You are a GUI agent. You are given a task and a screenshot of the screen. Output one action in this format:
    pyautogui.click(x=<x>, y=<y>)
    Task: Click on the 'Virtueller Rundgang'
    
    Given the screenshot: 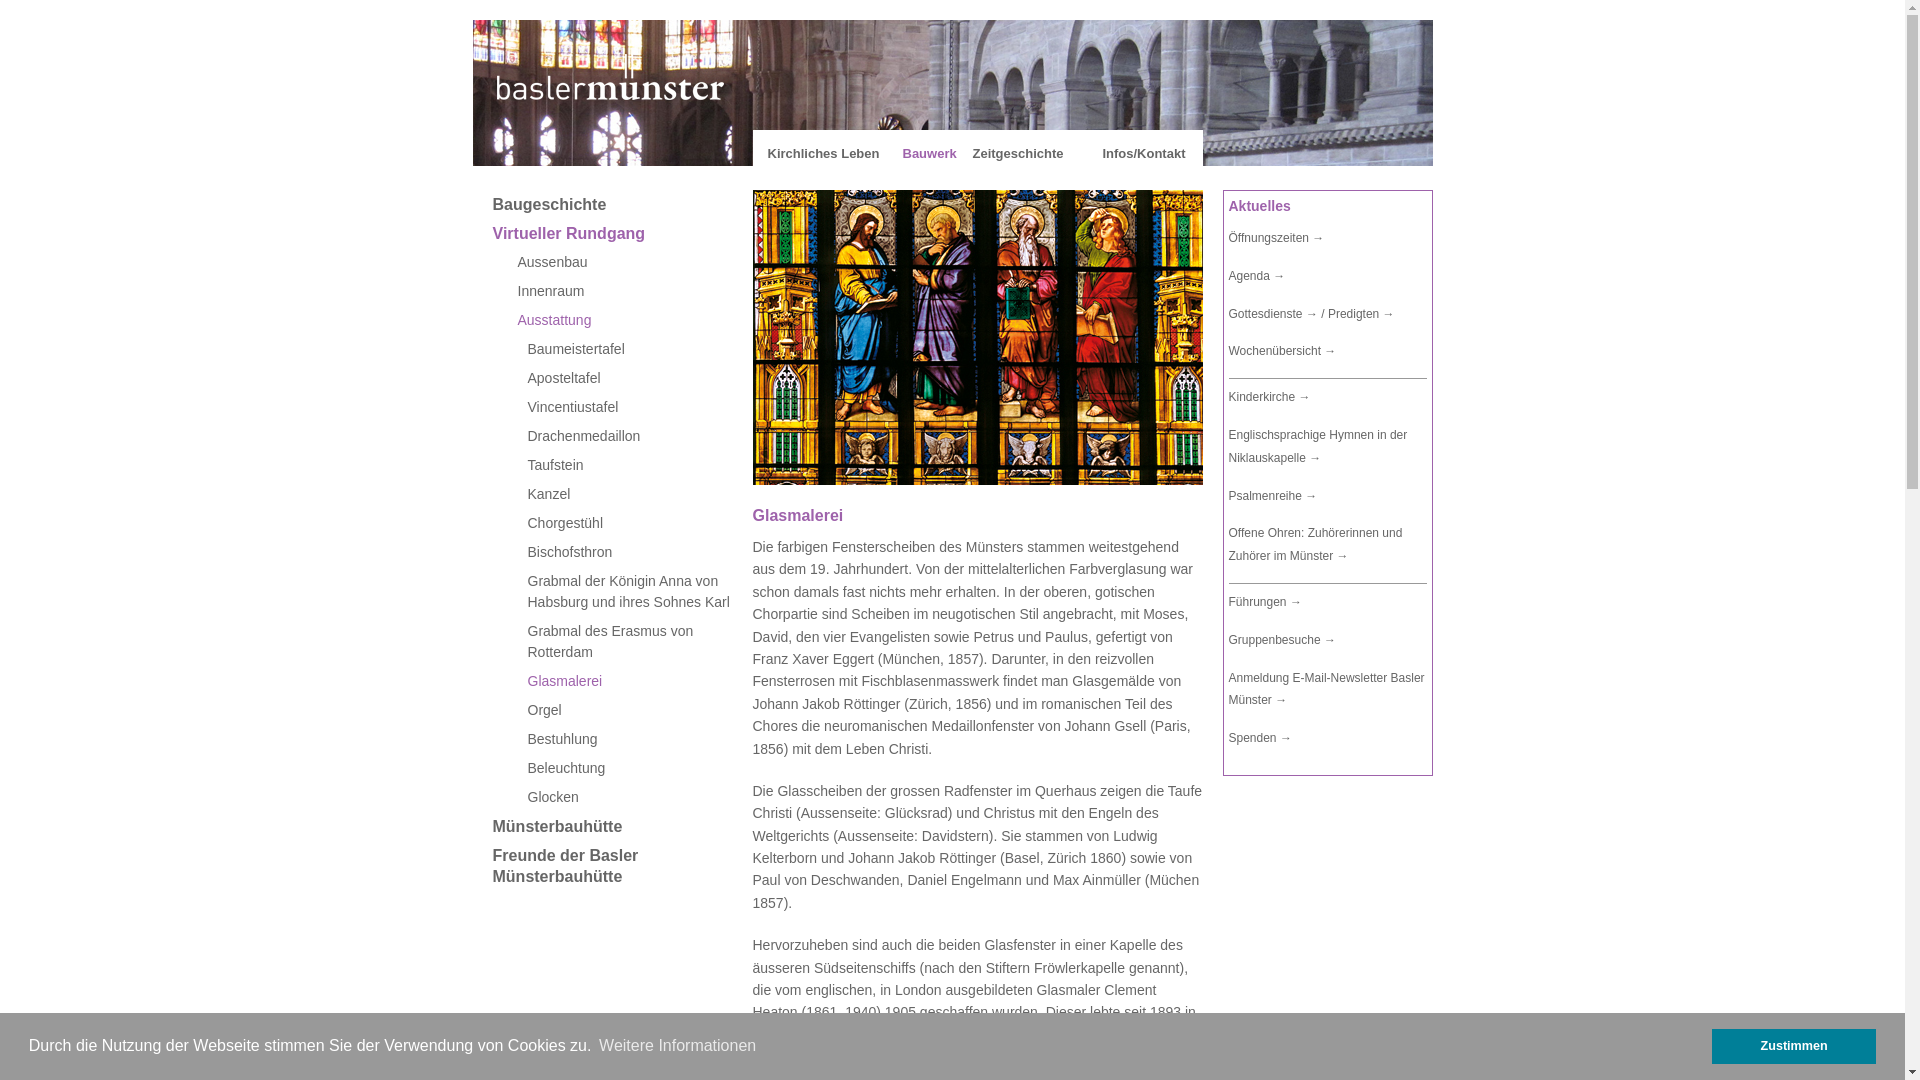 What is the action you would take?
    pyautogui.click(x=626, y=232)
    